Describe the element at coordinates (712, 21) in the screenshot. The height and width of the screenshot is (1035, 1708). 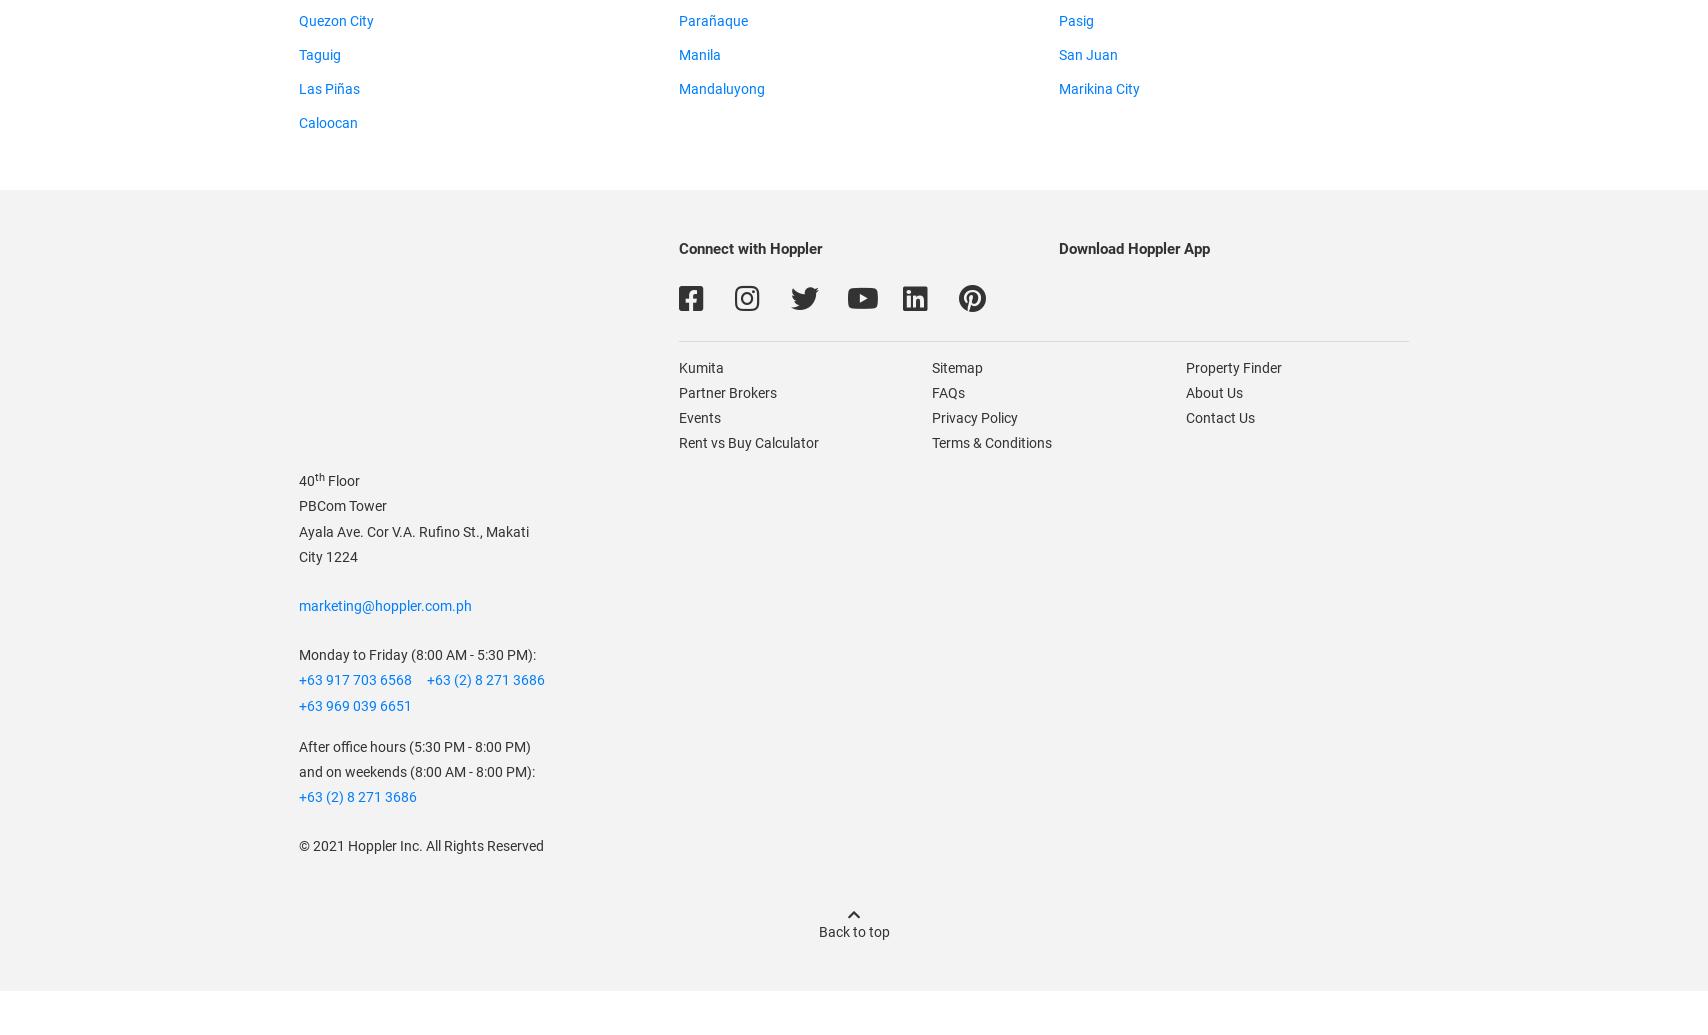
I see `'Parañaque'` at that location.